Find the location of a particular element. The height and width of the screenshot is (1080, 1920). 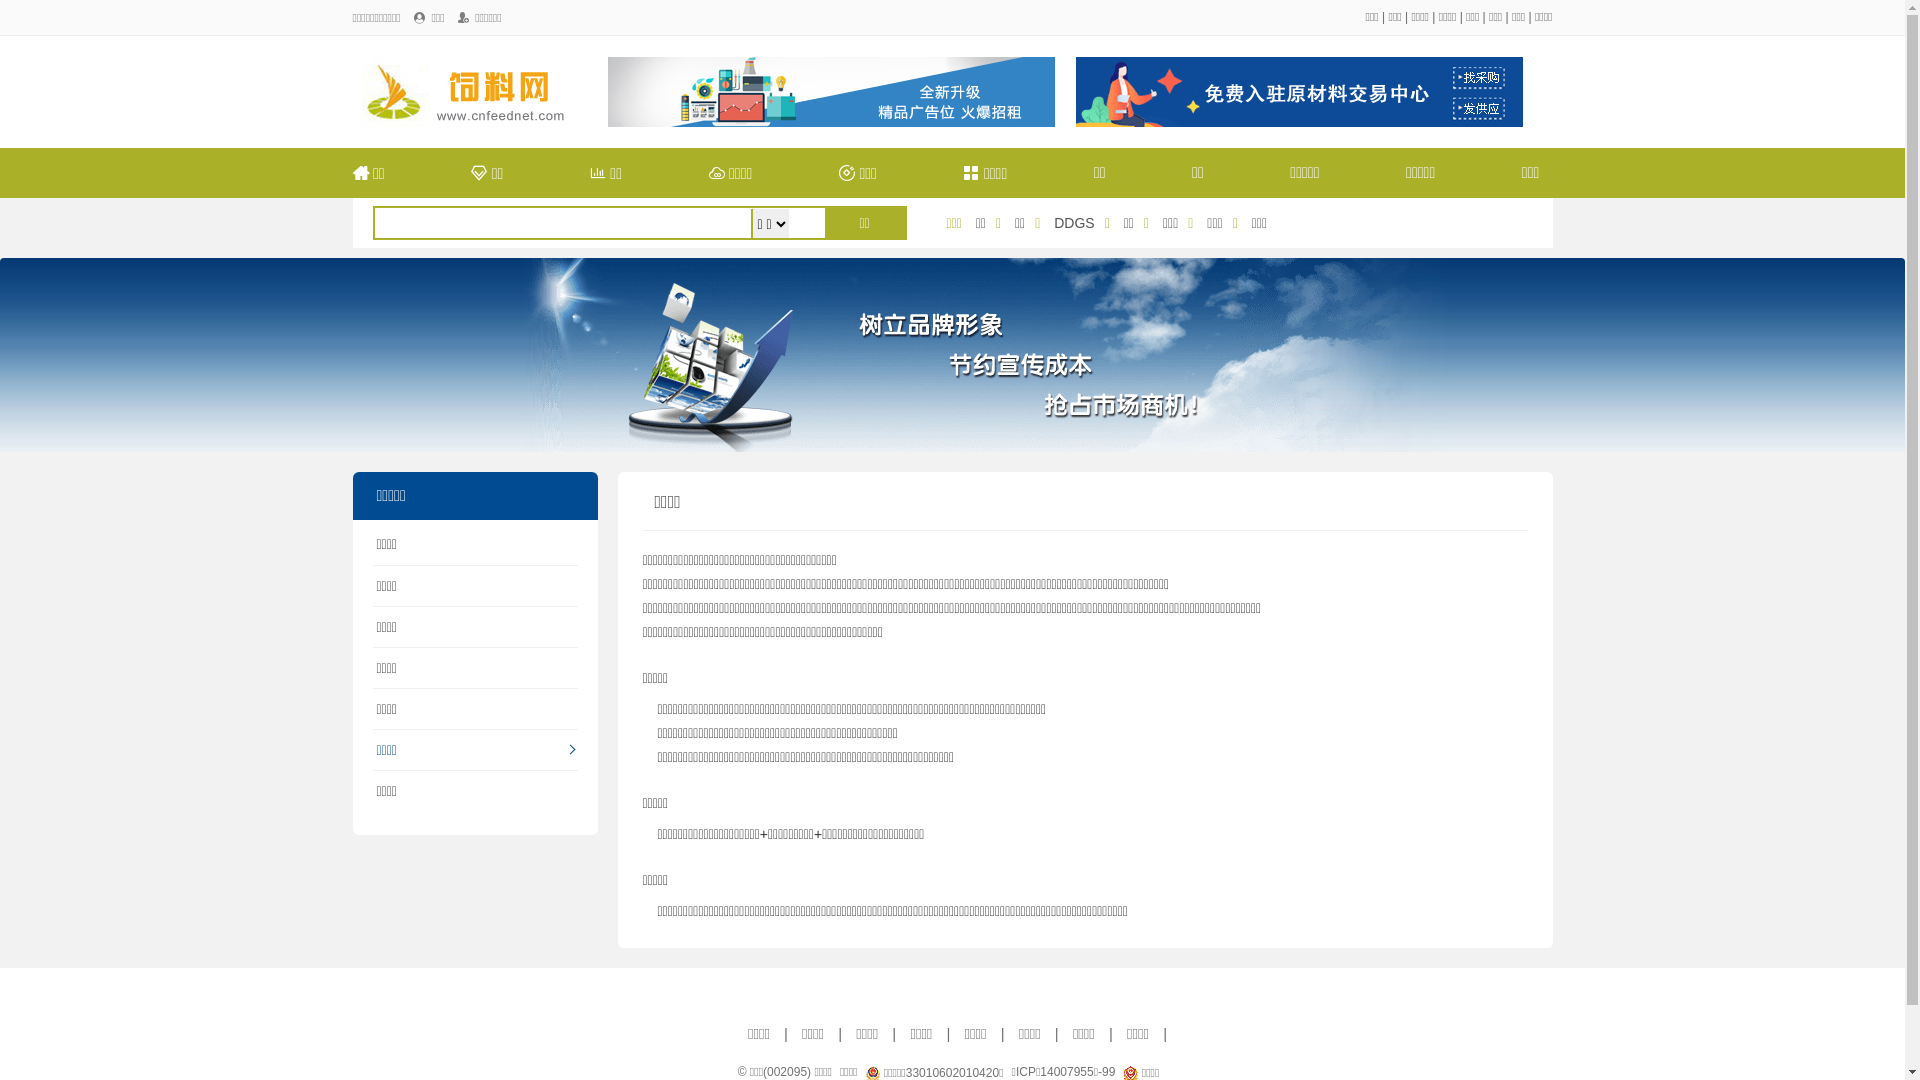

'DDGS' is located at coordinates (1073, 223).